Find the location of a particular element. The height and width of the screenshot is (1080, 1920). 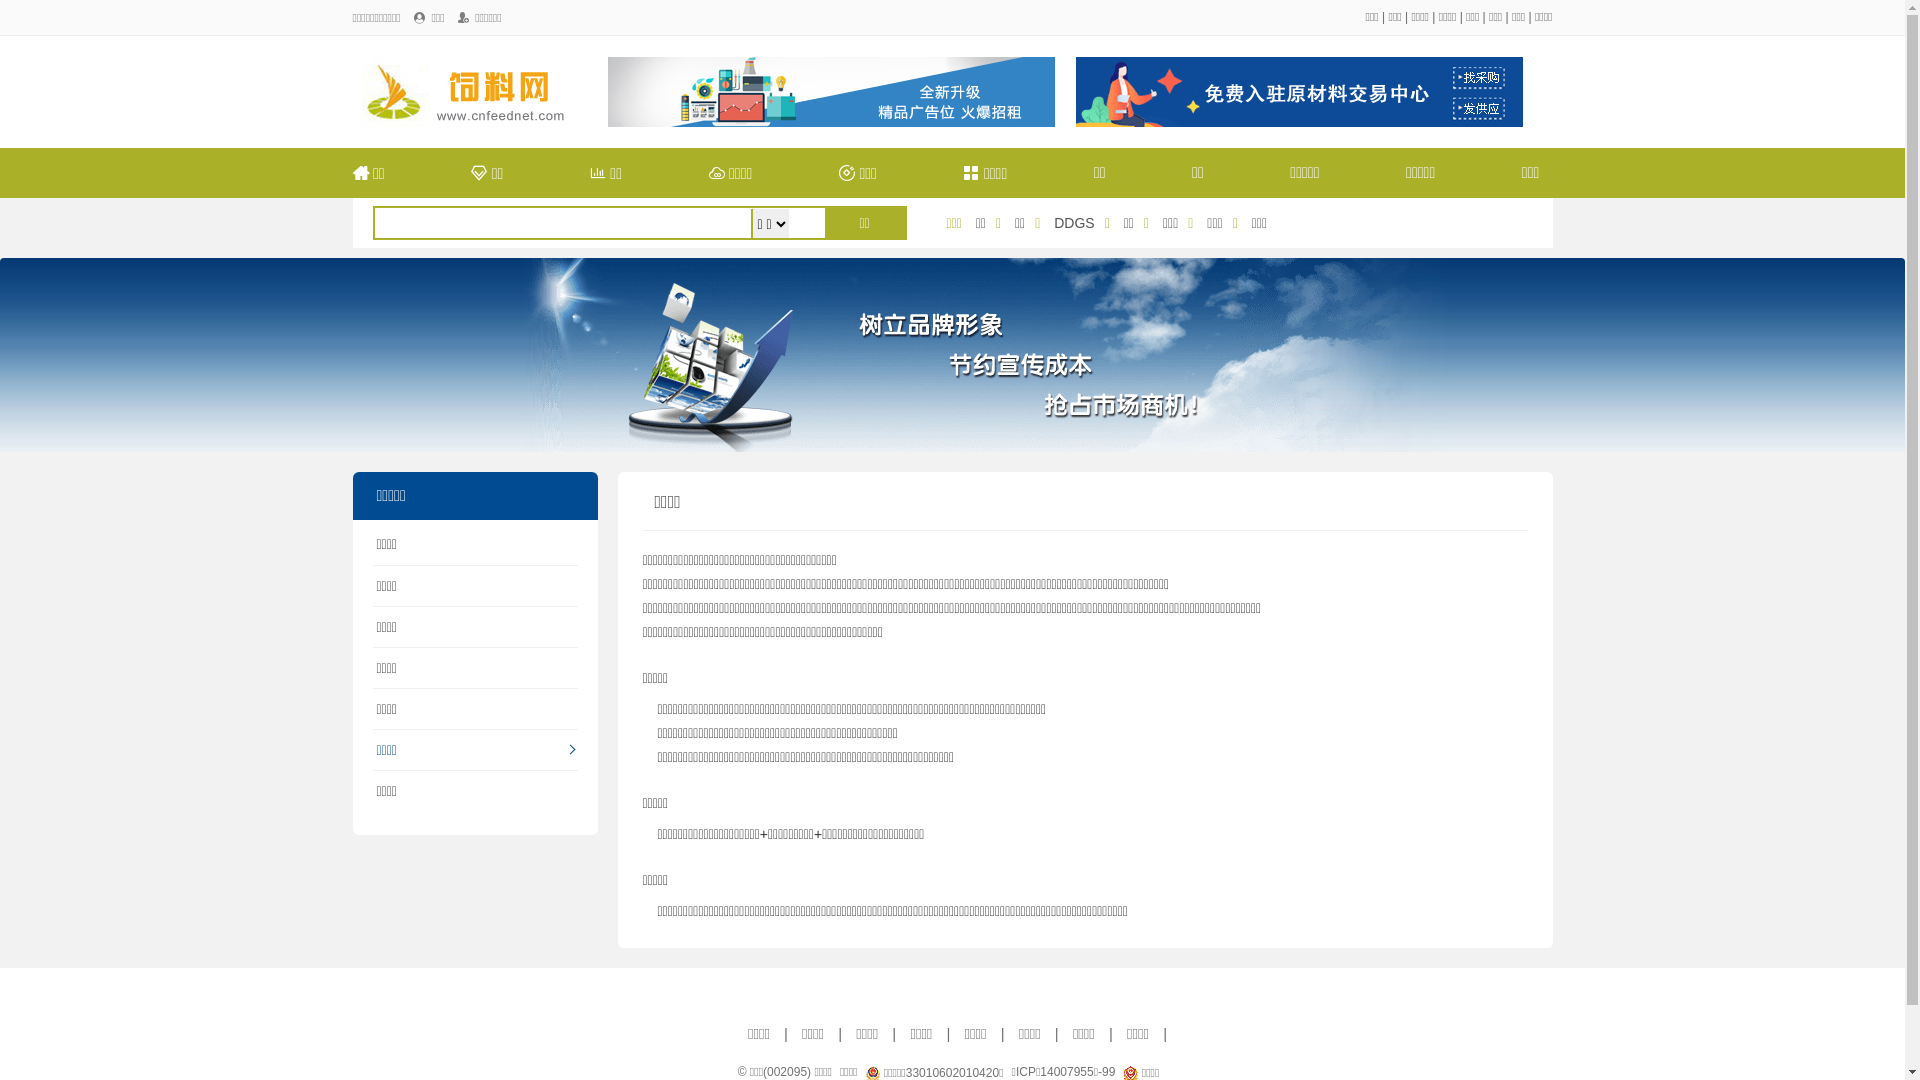

'DDGS' is located at coordinates (1073, 223).